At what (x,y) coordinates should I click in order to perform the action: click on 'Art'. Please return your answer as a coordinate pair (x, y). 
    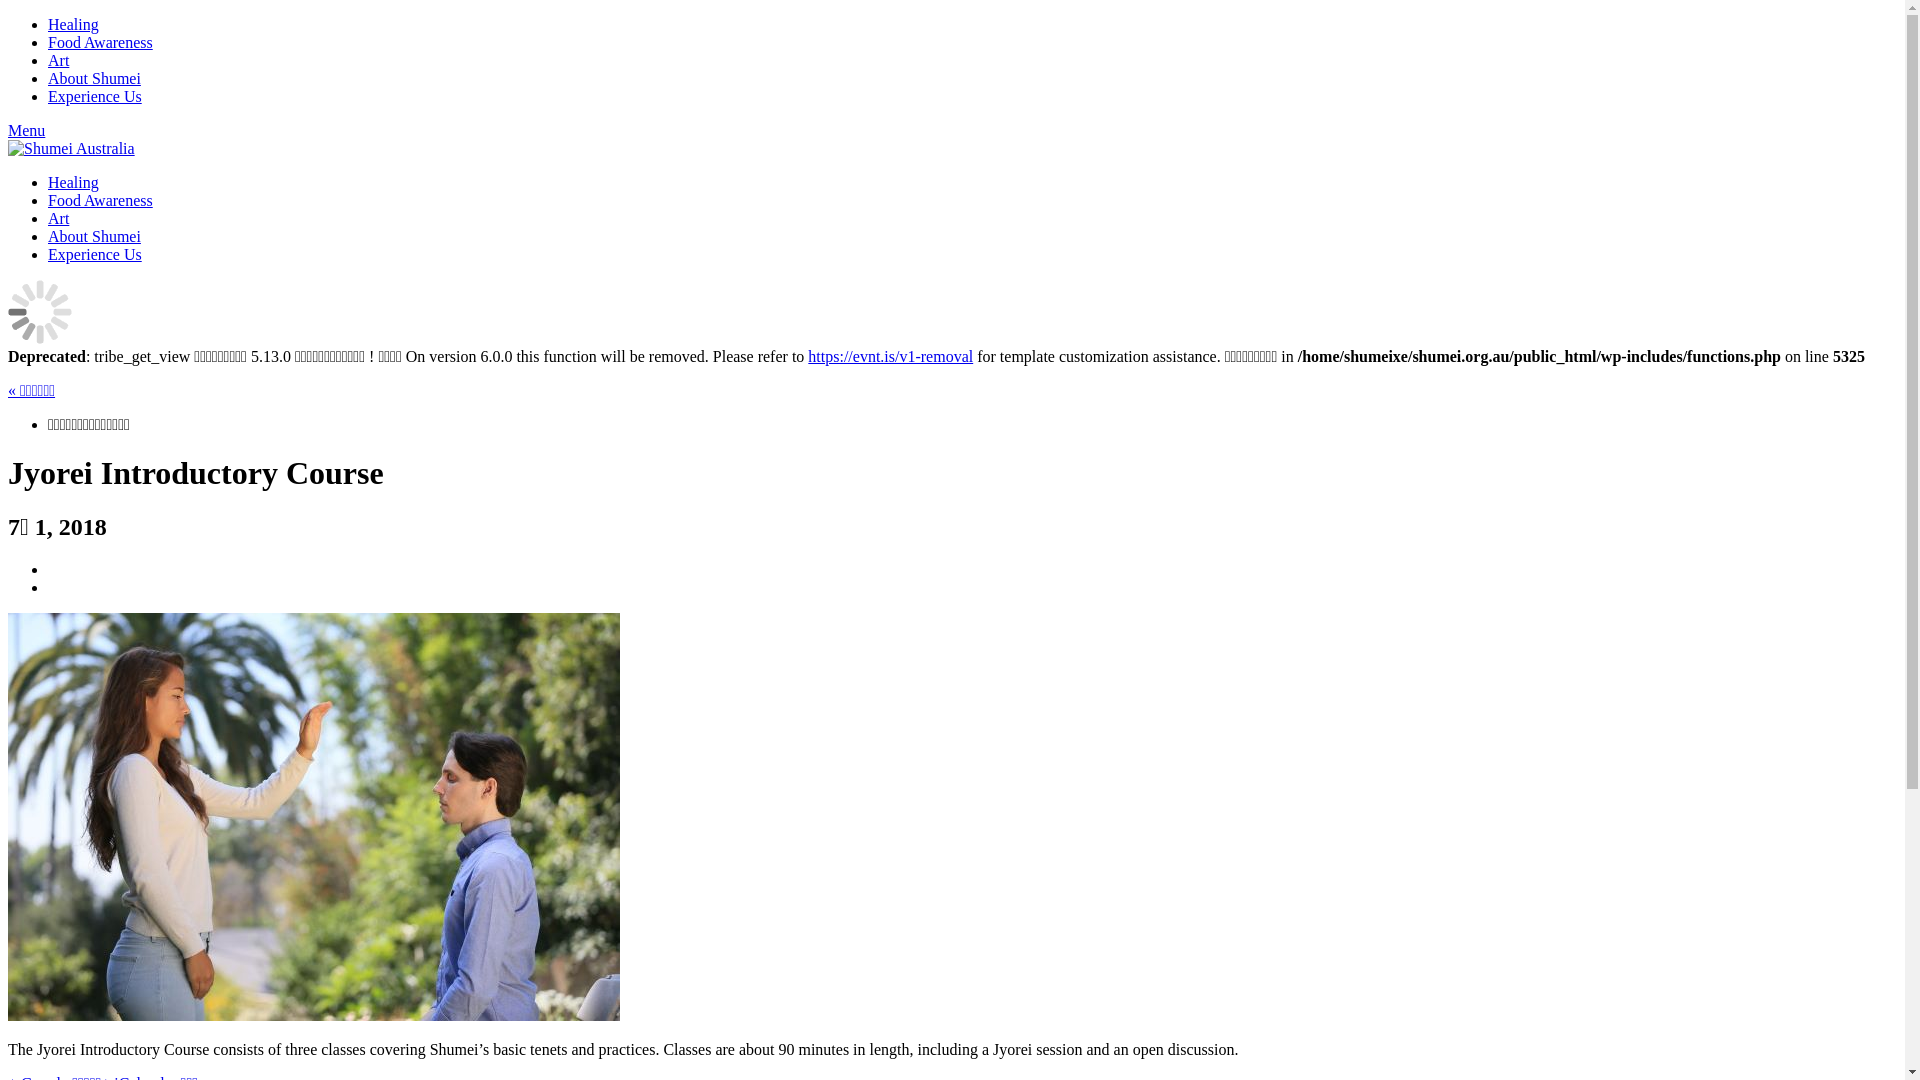
    Looking at the image, I should click on (58, 218).